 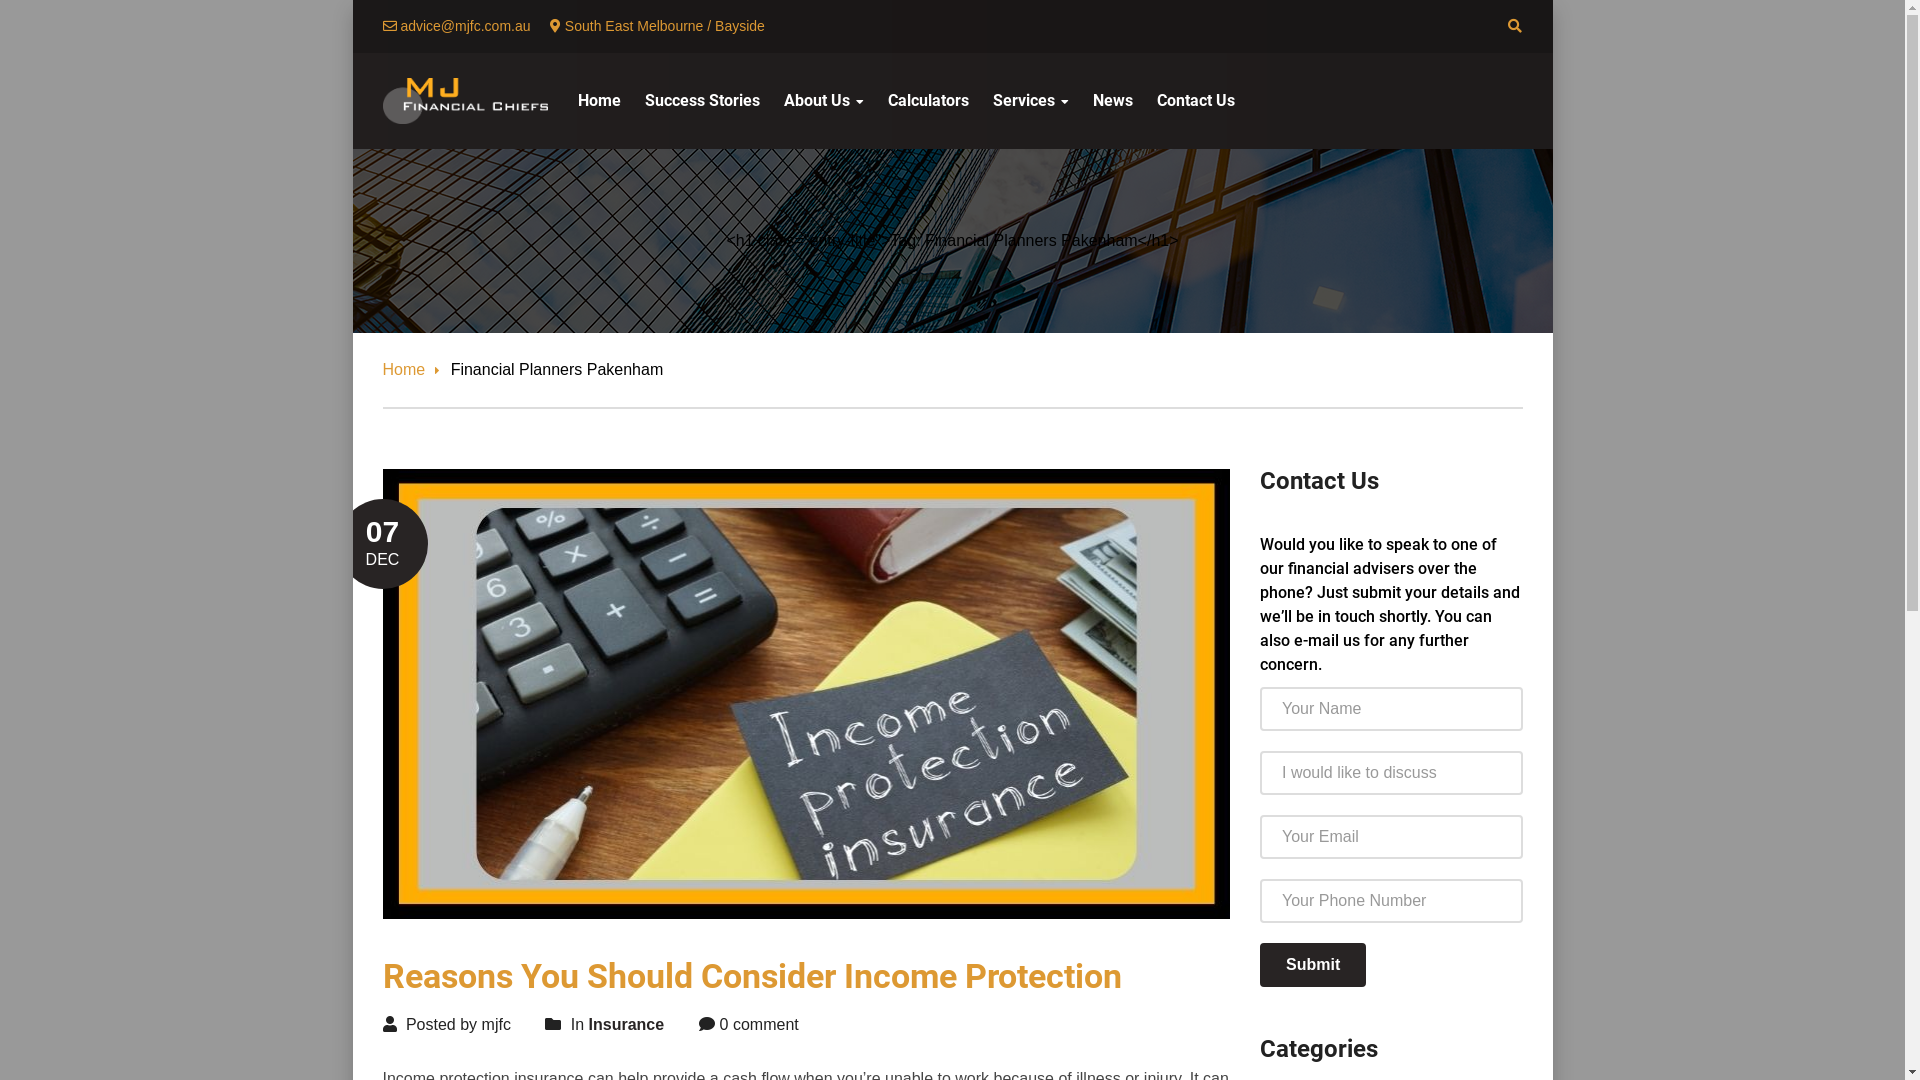 What do you see at coordinates (1313, 963) in the screenshot?
I see `'Submit'` at bounding box center [1313, 963].